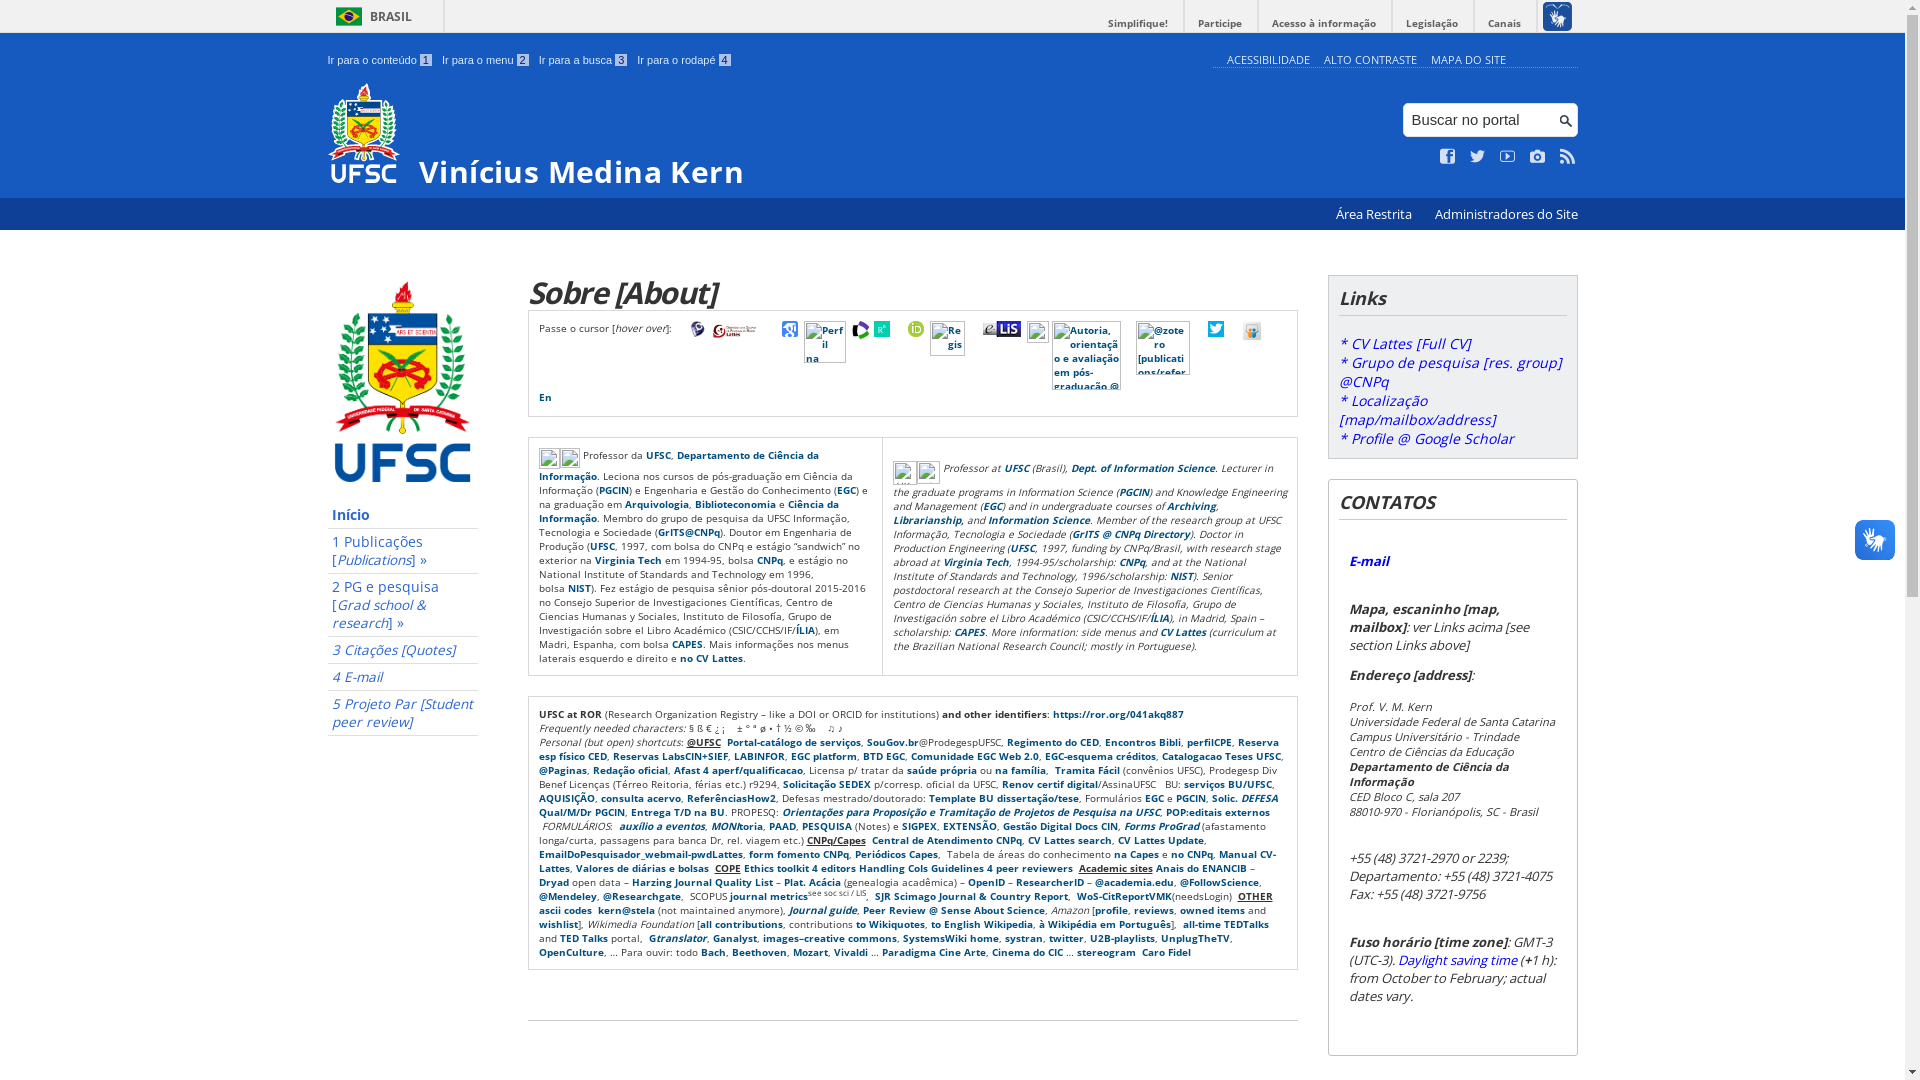  What do you see at coordinates (733, 503) in the screenshot?
I see `'Biblioteconomia'` at bounding box center [733, 503].